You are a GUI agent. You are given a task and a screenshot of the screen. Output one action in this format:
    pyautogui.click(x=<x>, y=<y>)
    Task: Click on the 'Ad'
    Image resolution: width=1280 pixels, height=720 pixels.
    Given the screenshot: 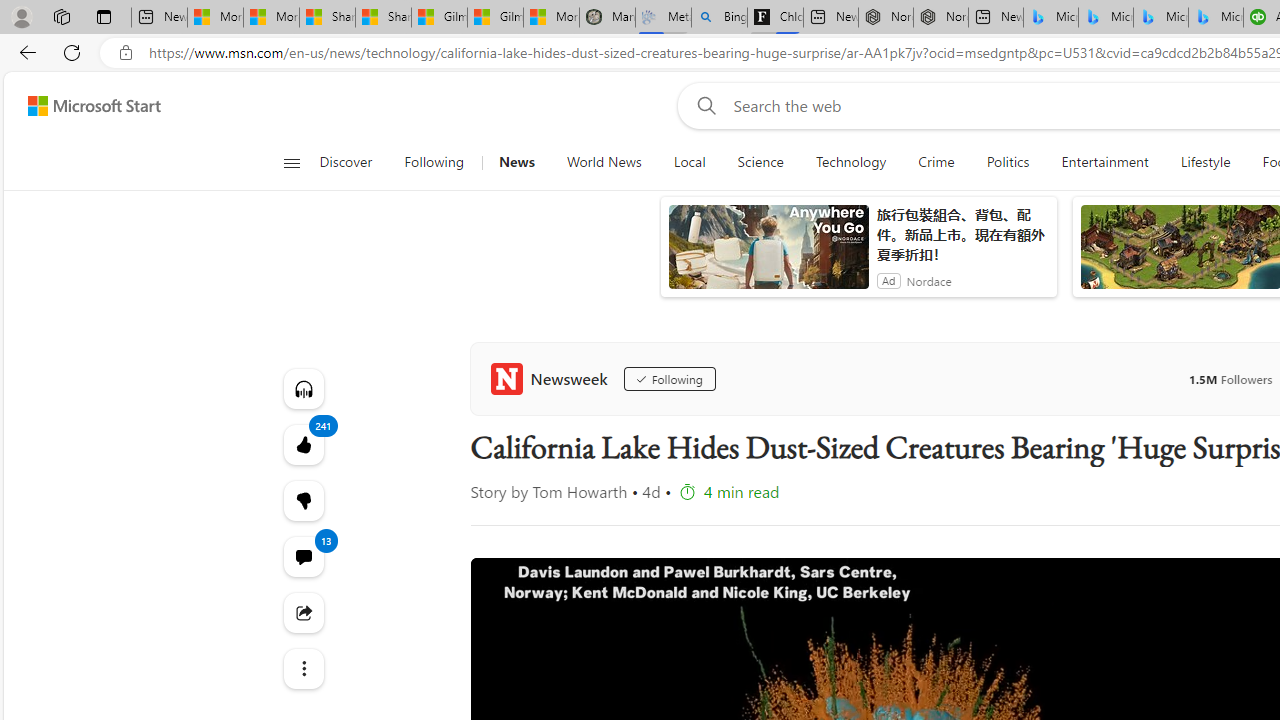 What is the action you would take?
    pyautogui.click(x=887, y=280)
    